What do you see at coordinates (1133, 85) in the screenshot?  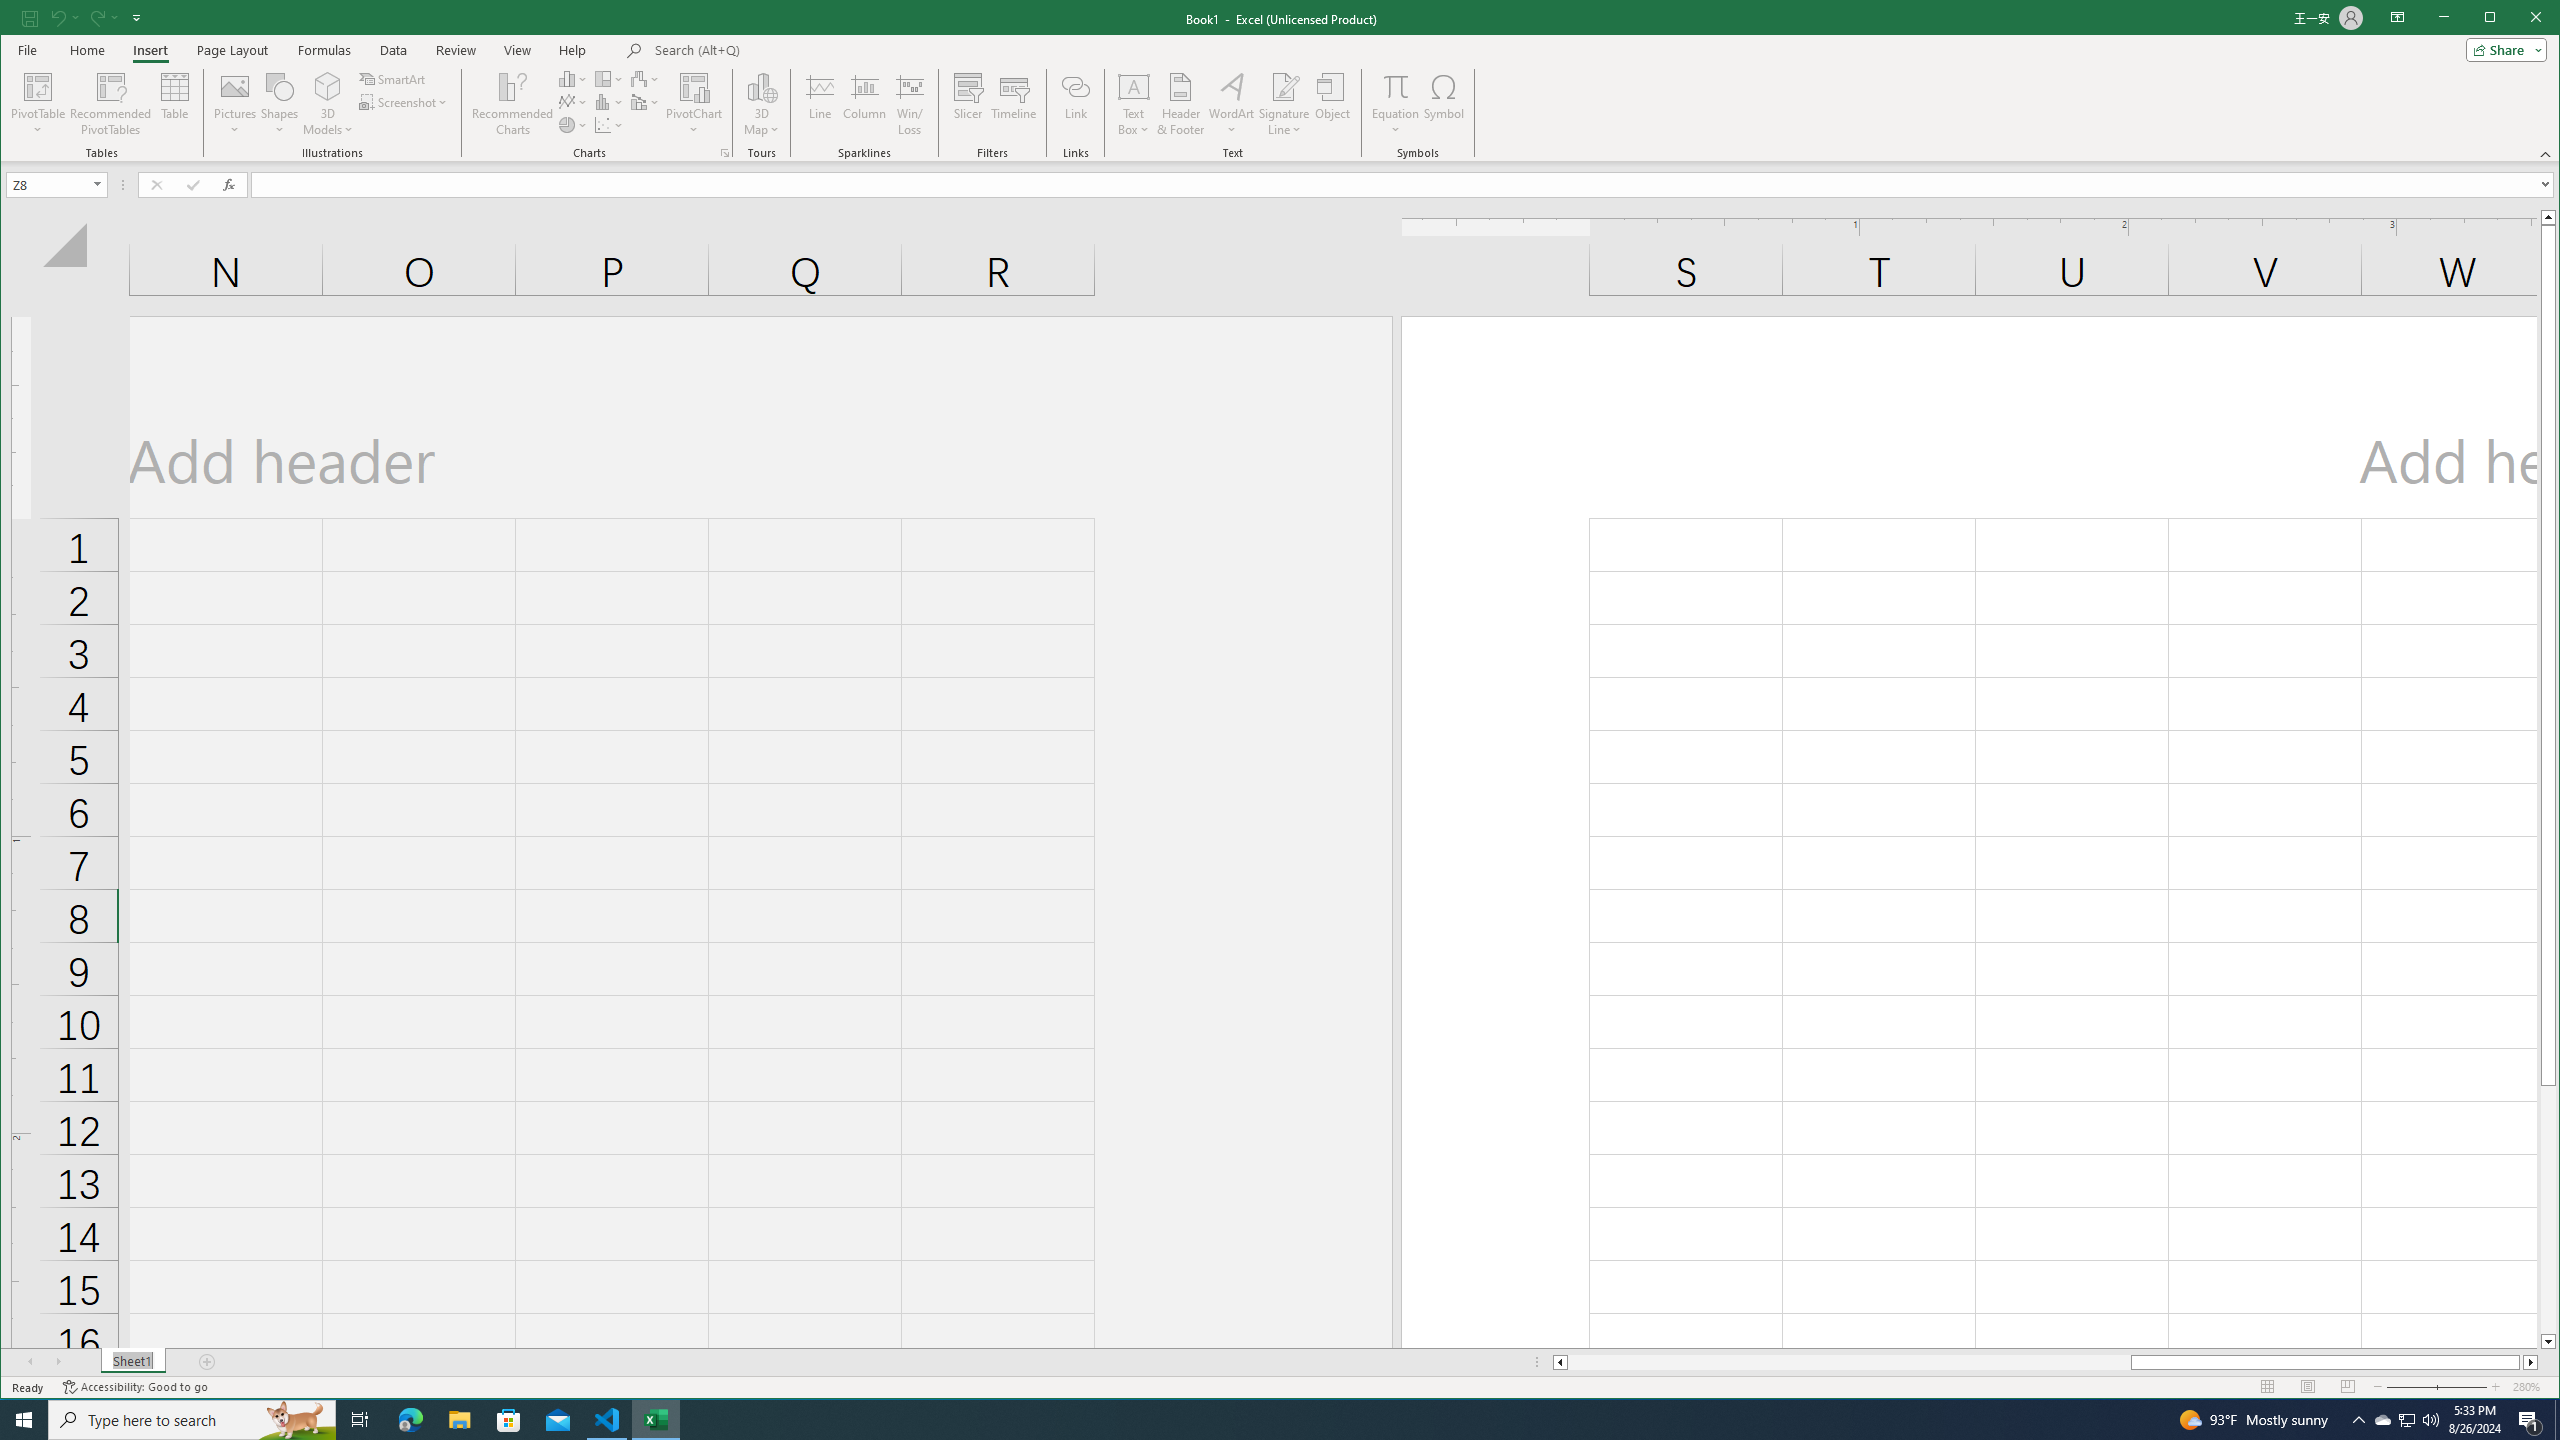 I see `'Draw Horizontal Text Box'` at bounding box center [1133, 85].